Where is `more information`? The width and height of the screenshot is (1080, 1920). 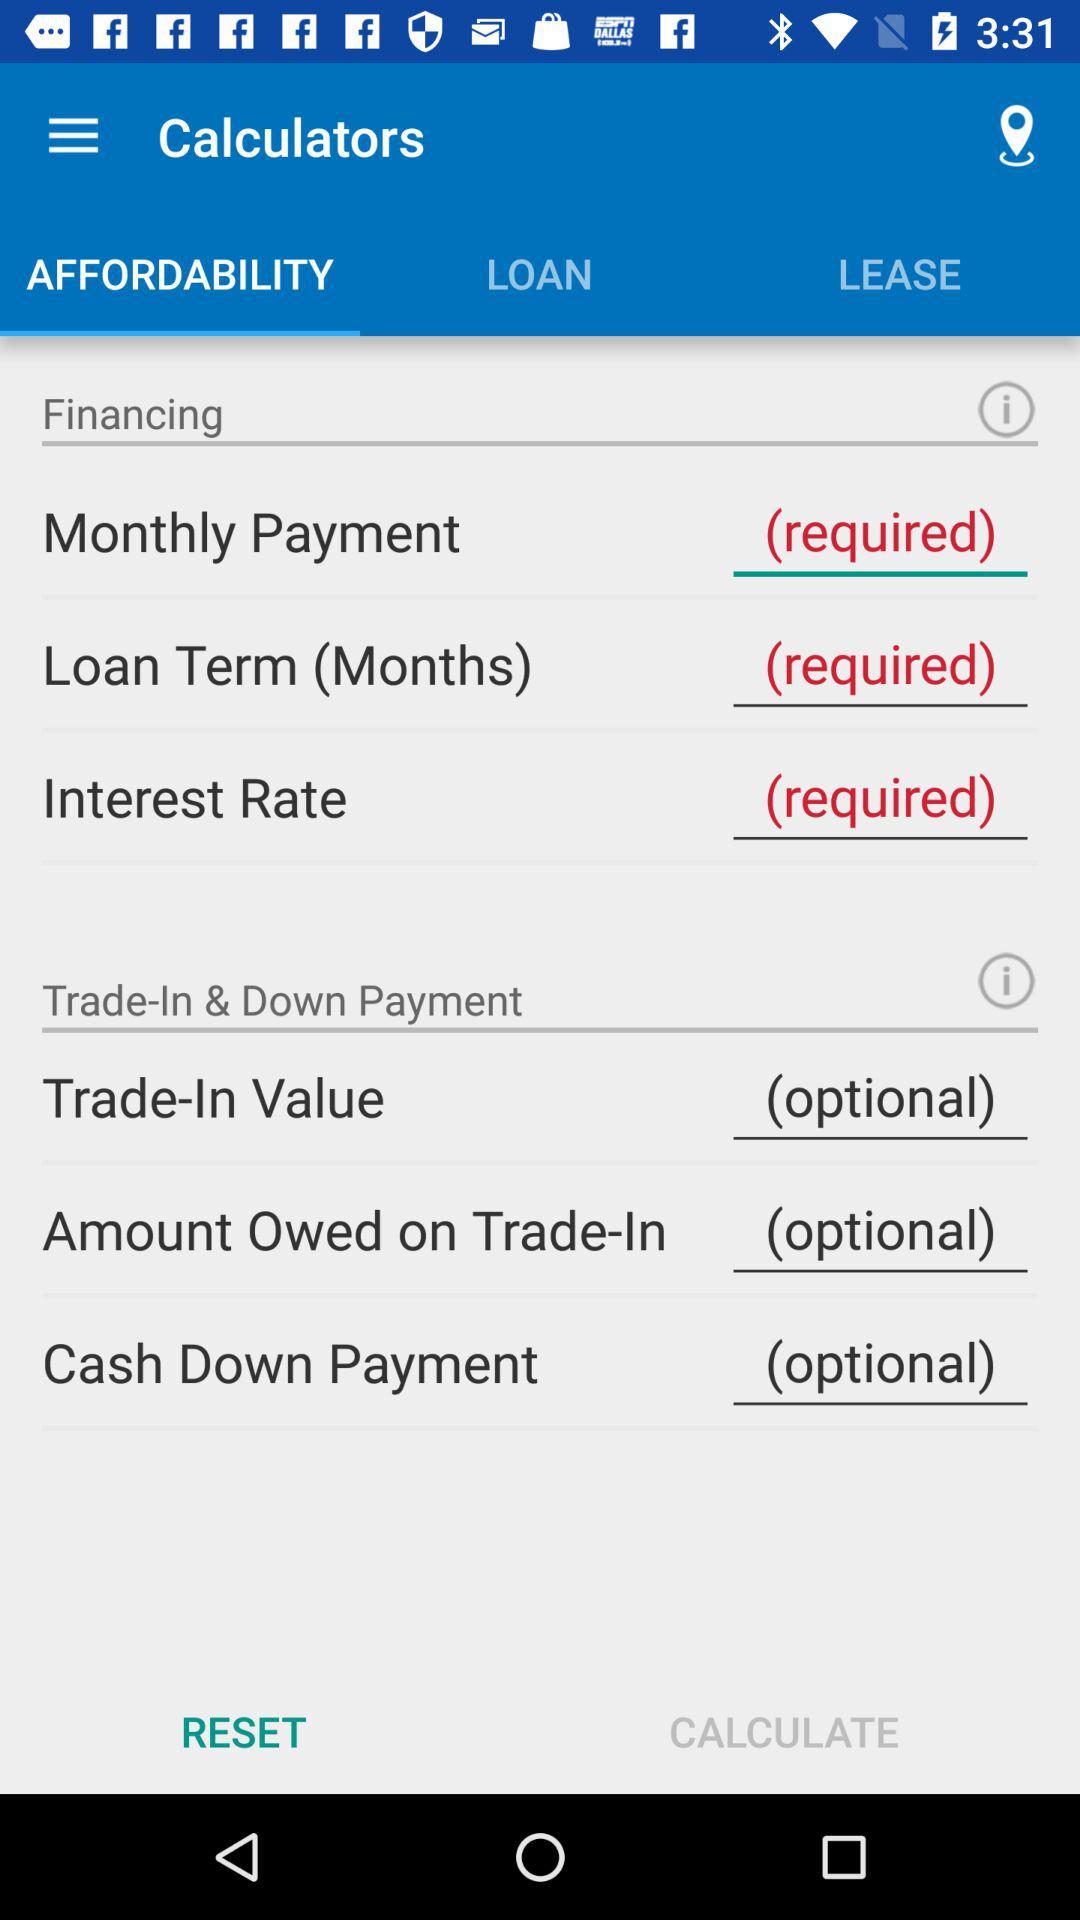
more information is located at coordinates (1006, 980).